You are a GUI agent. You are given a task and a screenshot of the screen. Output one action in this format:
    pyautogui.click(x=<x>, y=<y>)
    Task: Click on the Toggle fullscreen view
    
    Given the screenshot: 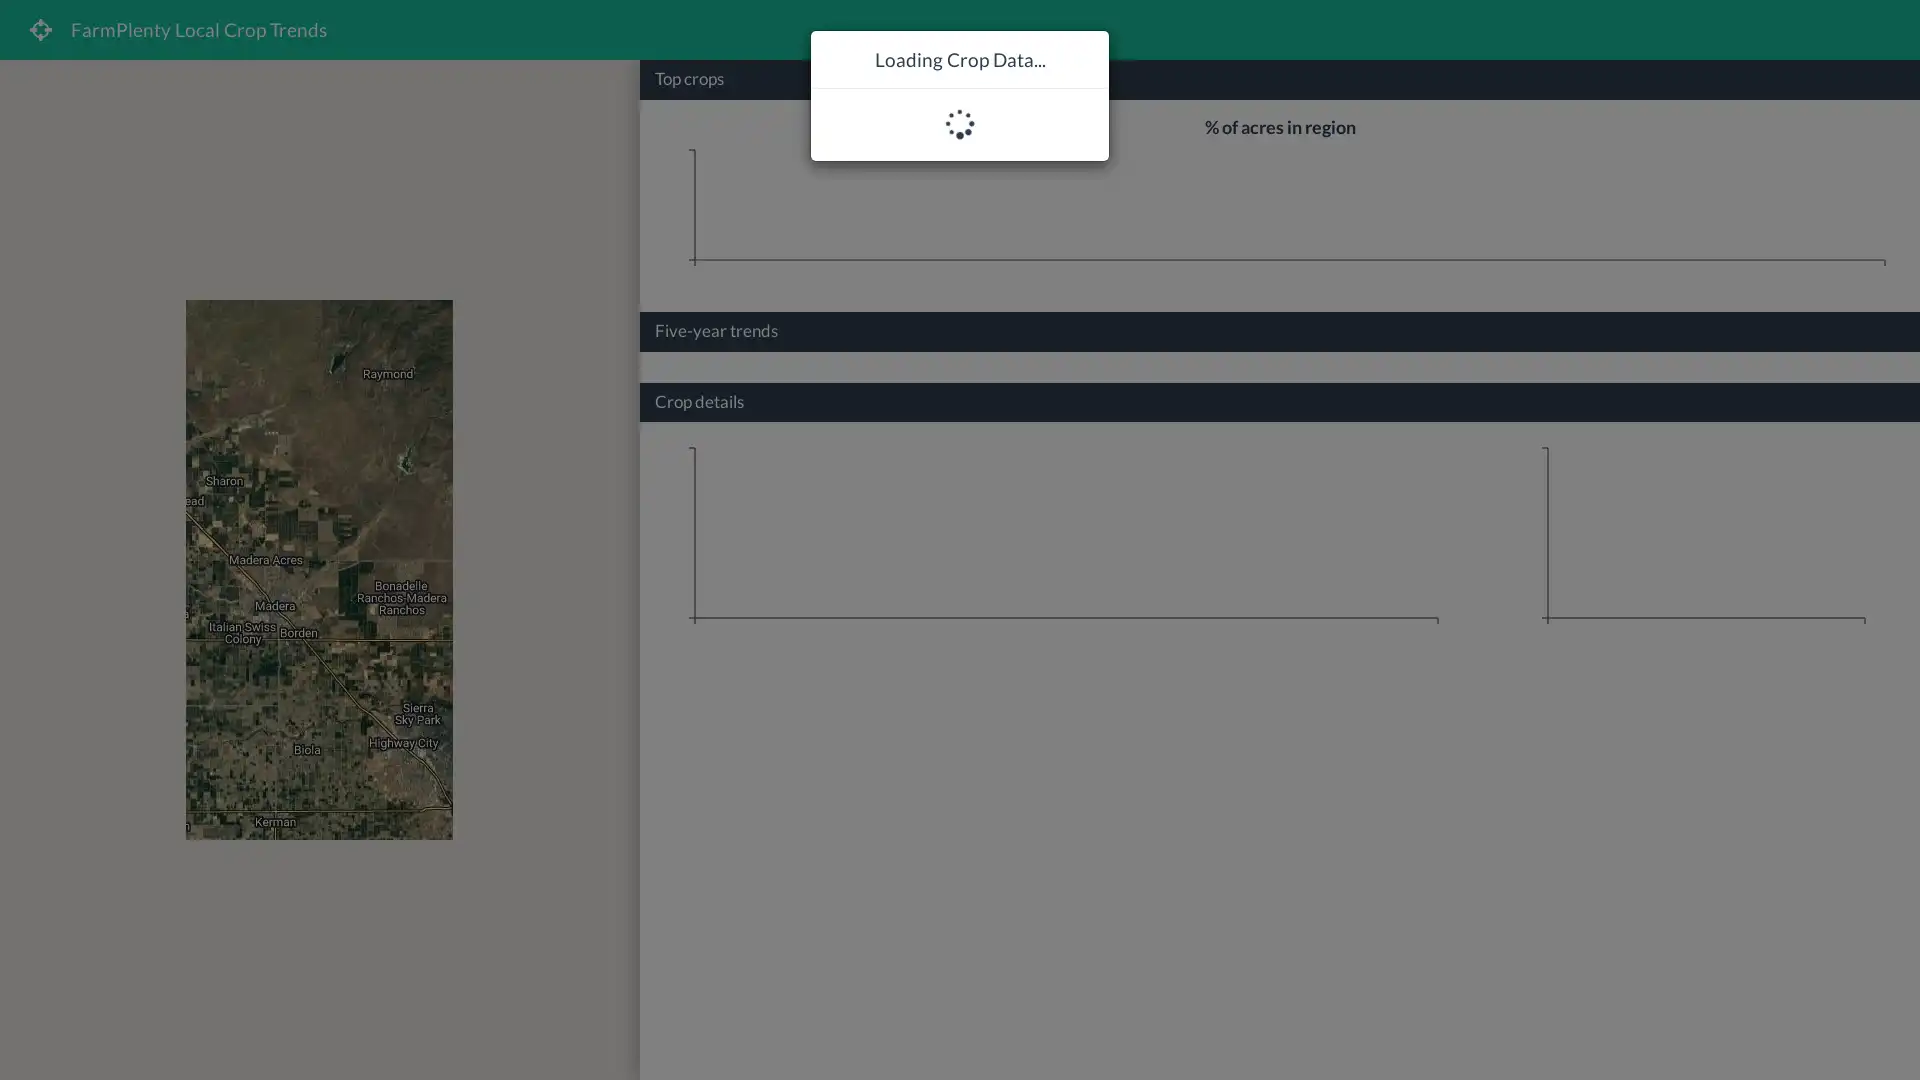 What is the action you would take?
    pyautogui.click(x=608, y=88)
    